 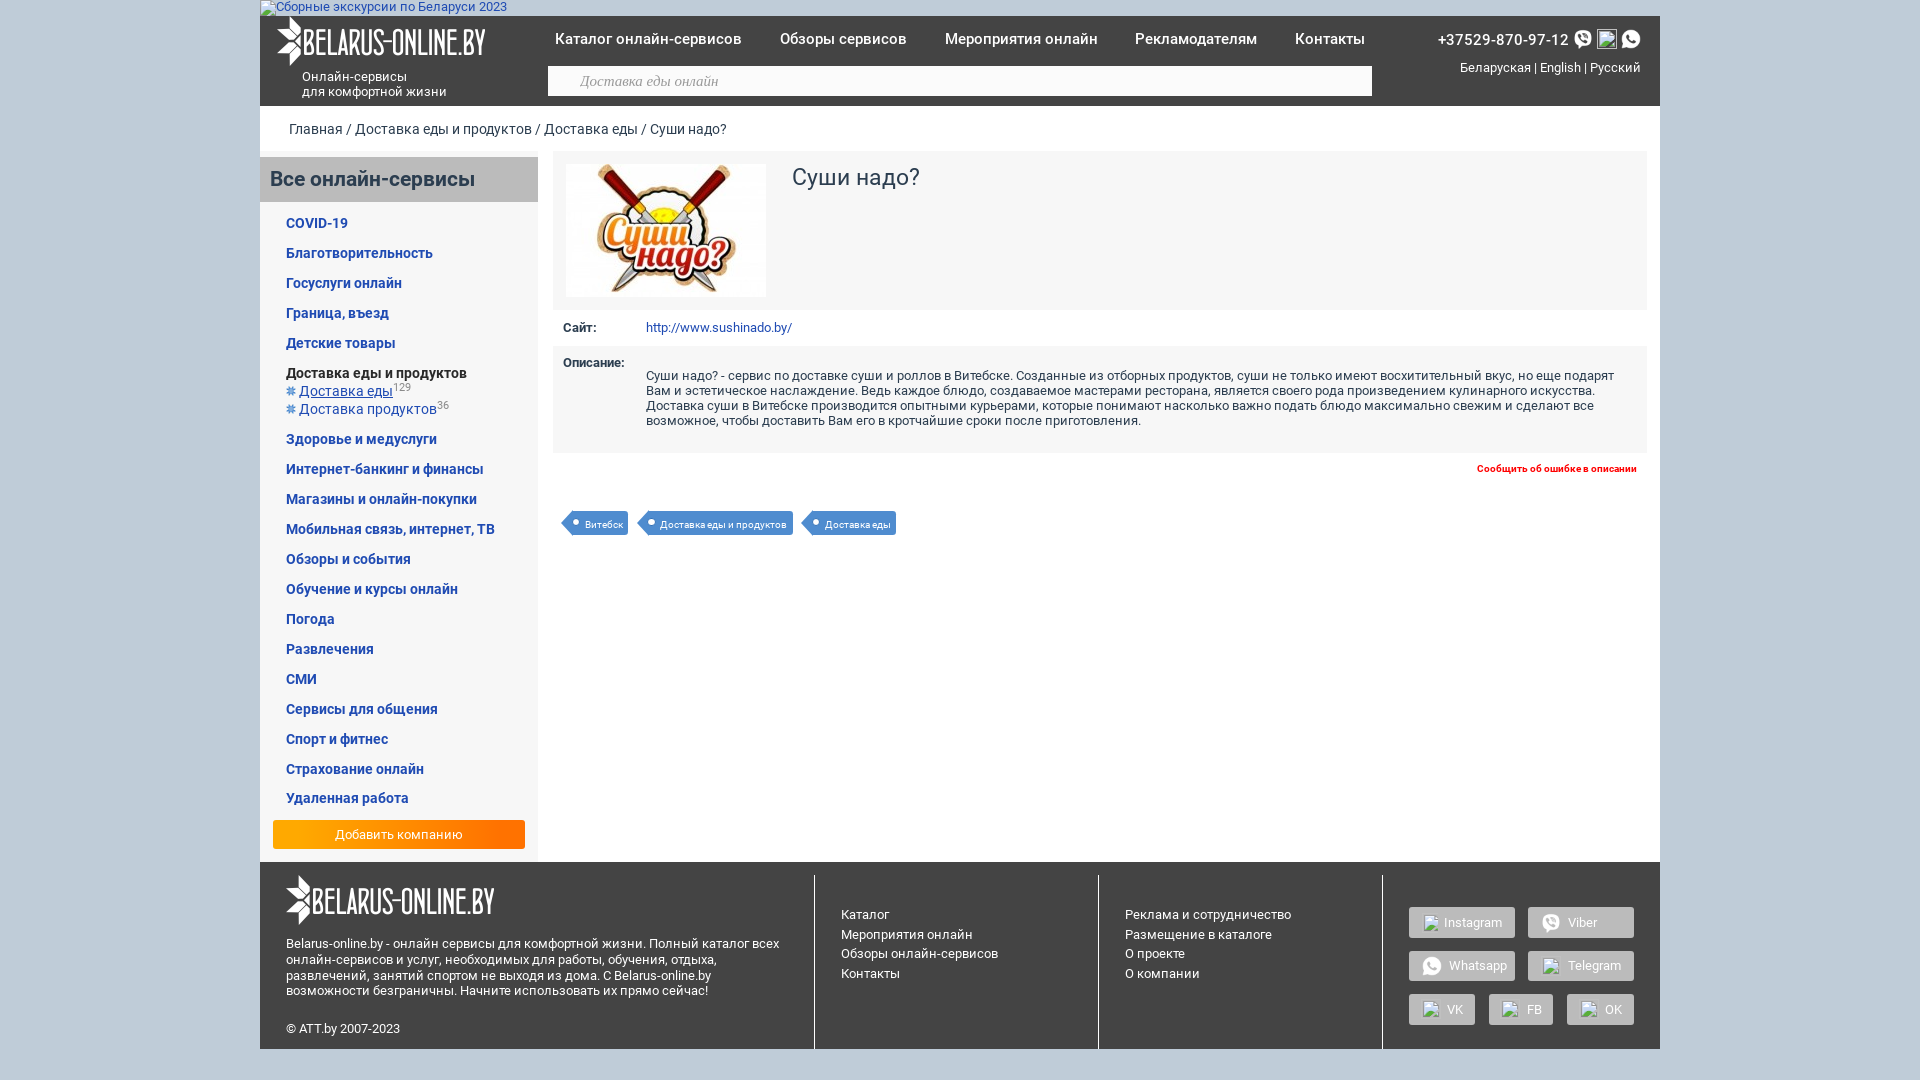 I want to click on 'OK', so click(x=1600, y=1009).